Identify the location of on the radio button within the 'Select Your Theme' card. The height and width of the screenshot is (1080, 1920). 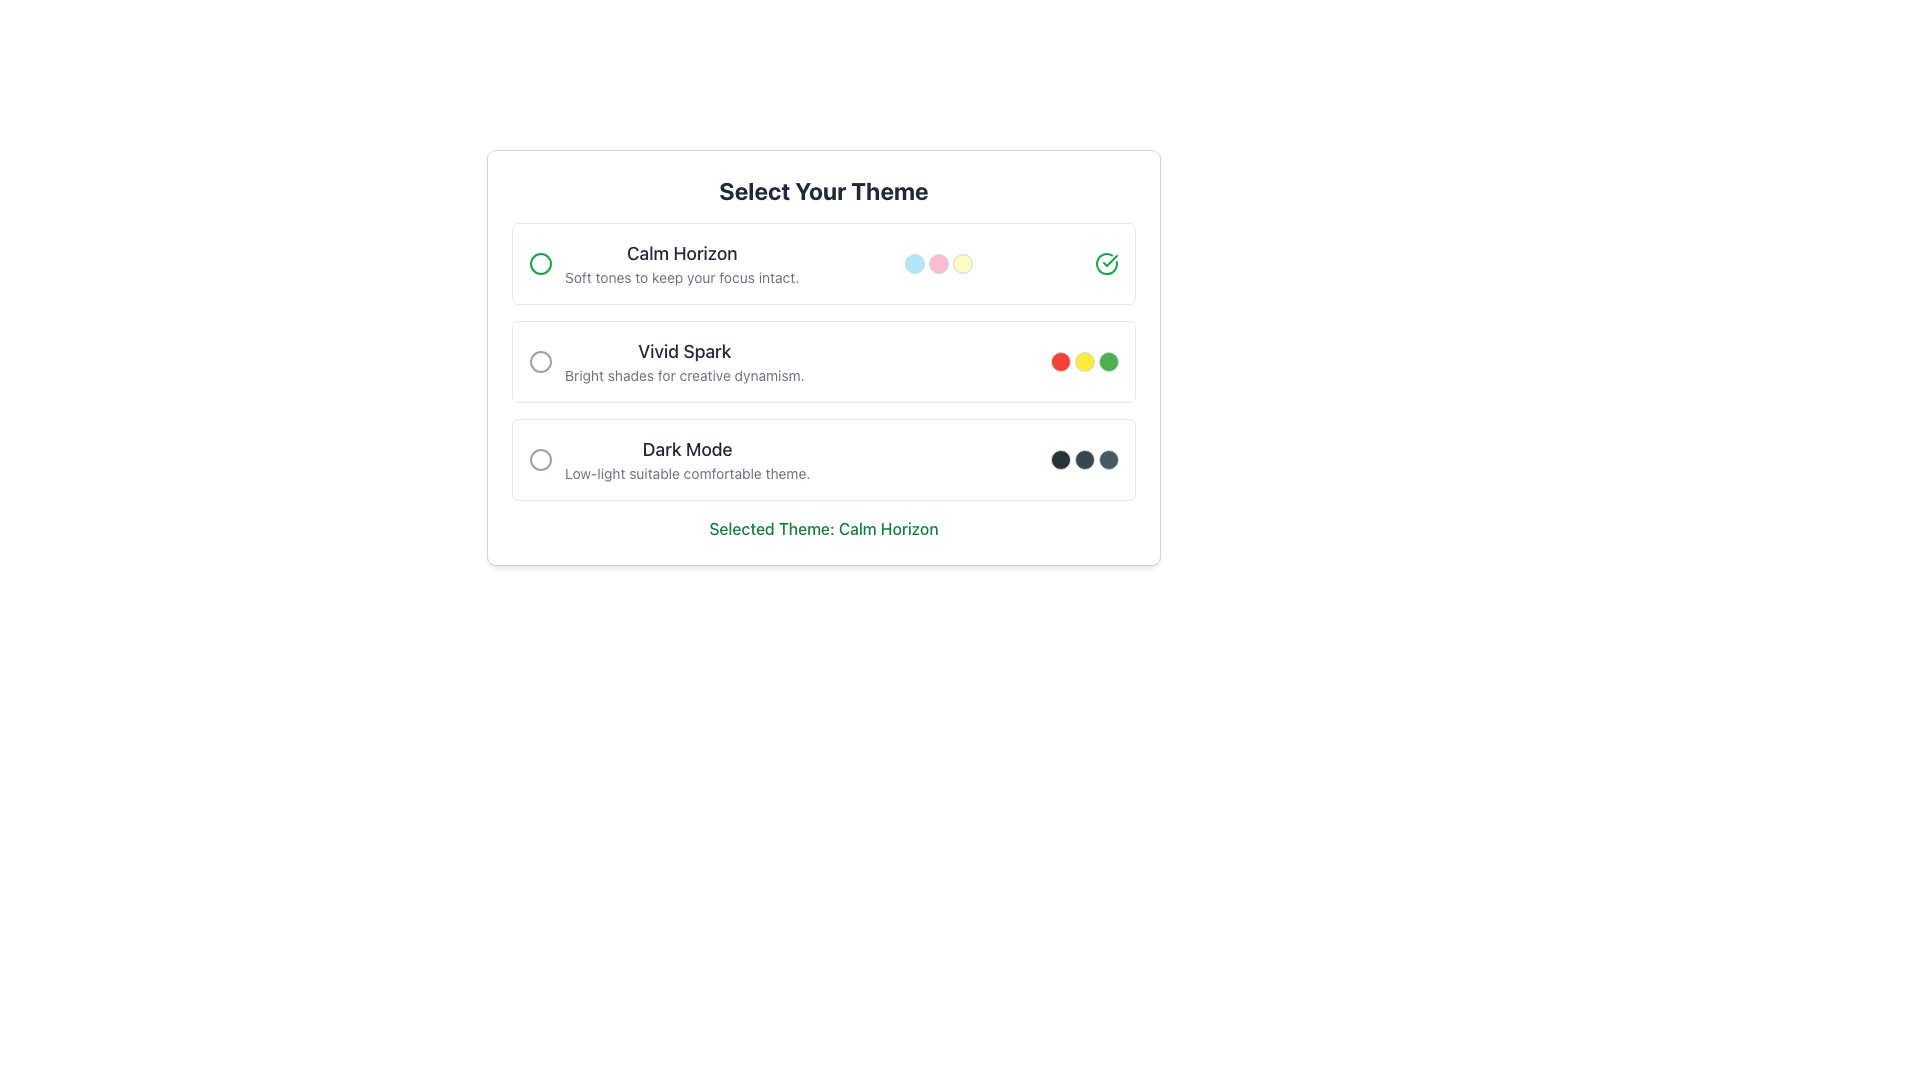
(824, 362).